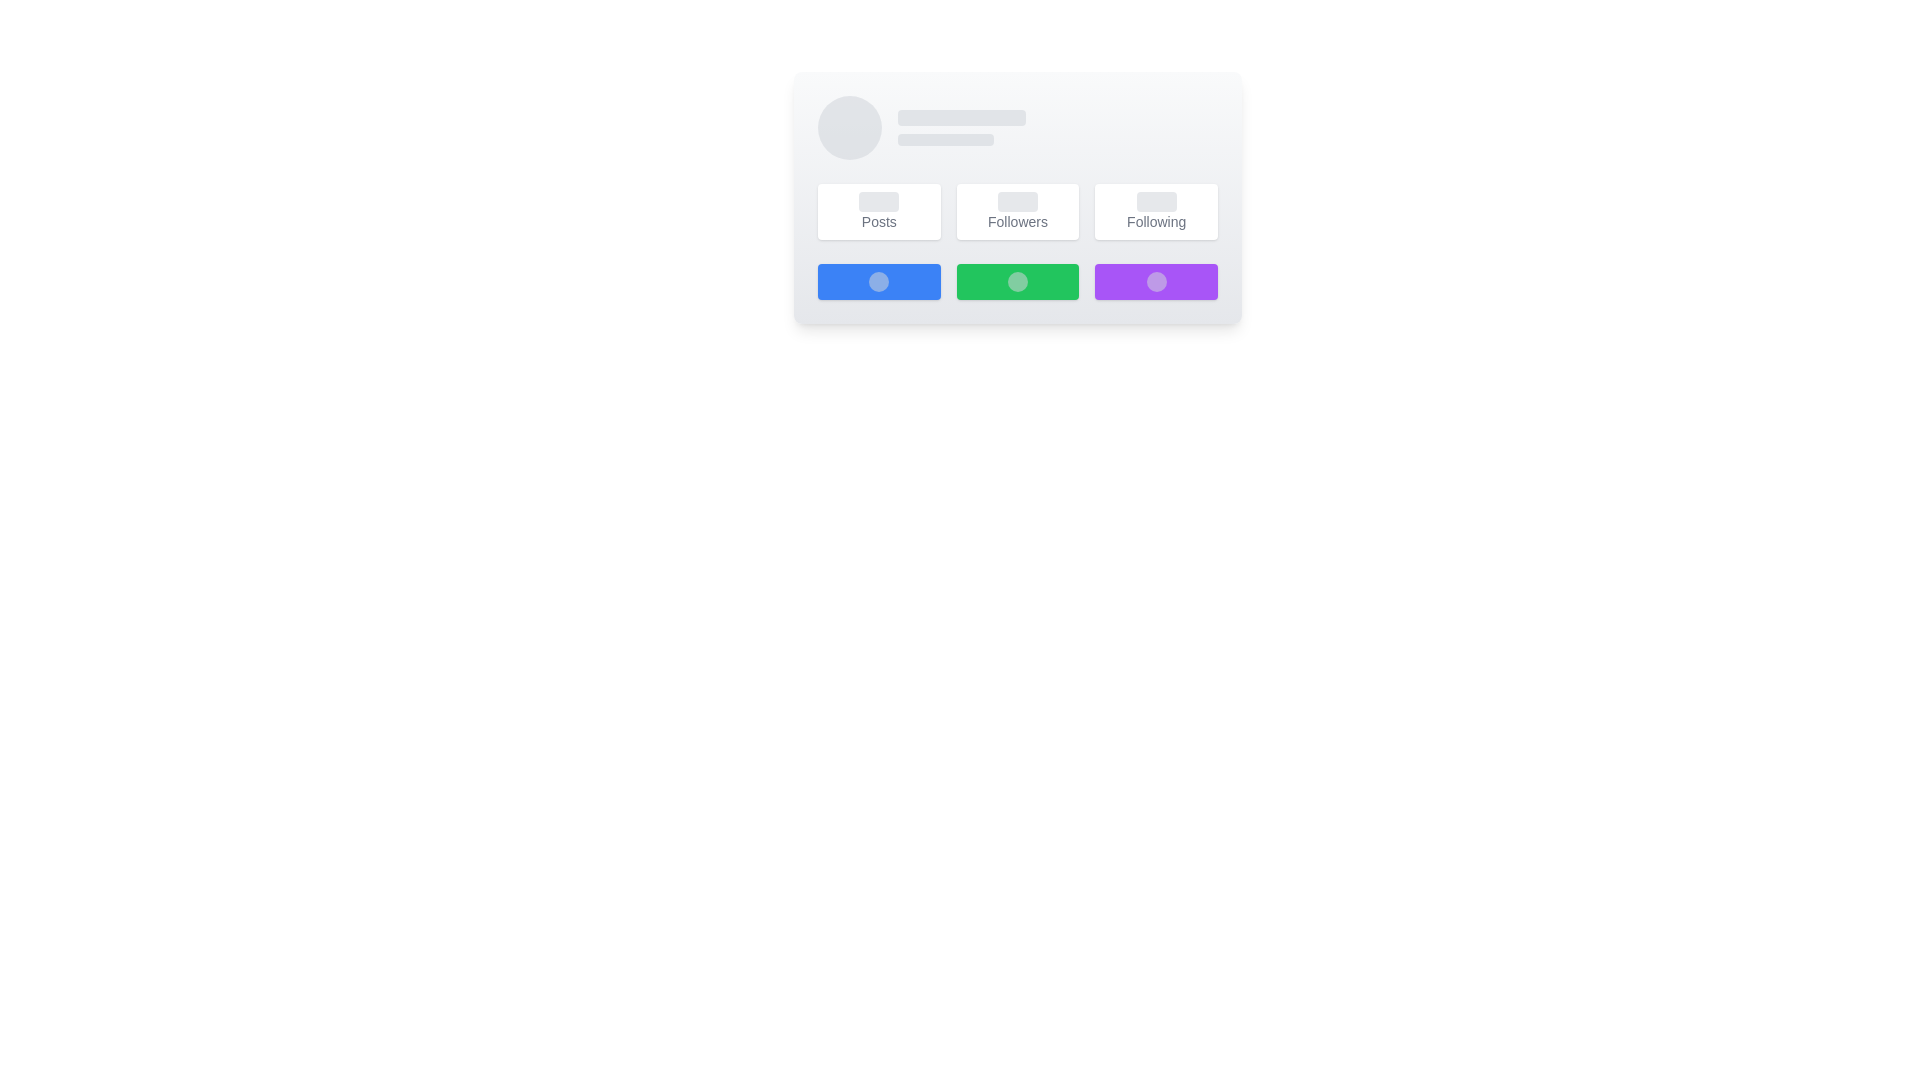  What do you see at coordinates (961, 118) in the screenshot?
I see `the horizontal, rectangular placeholder bar styled with a subtle animation and light gray color, located at the top center of the card-like area` at bounding box center [961, 118].